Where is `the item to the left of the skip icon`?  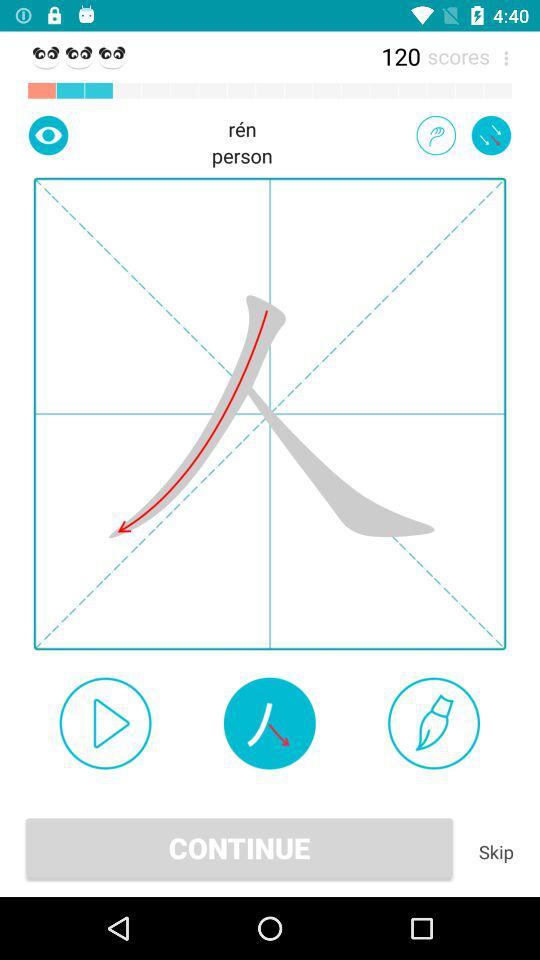
the item to the left of the skip icon is located at coordinates (239, 846).